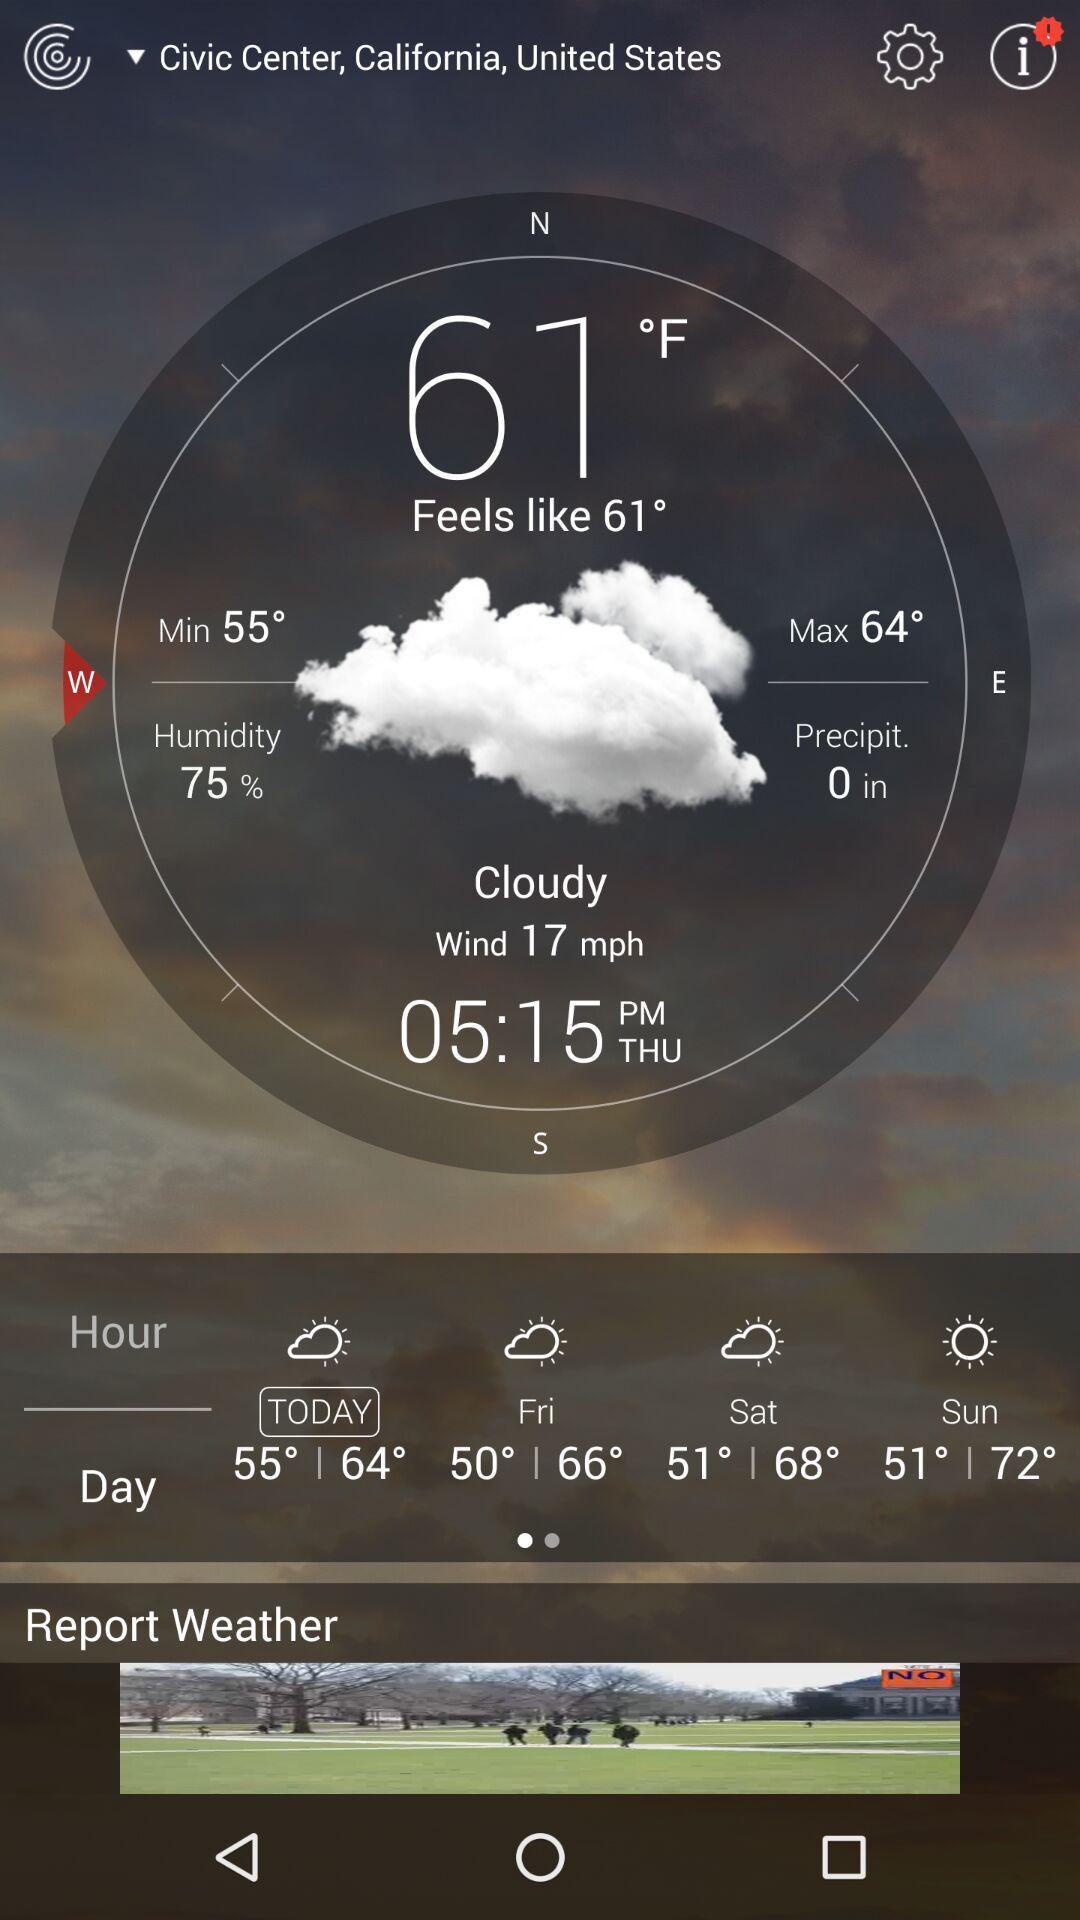 Image resolution: width=1080 pixels, height=1920 pixels. What do you see at coordinates (1023, 56) in the screenshot?
I see `settings` at bounding box center [1023, 56].